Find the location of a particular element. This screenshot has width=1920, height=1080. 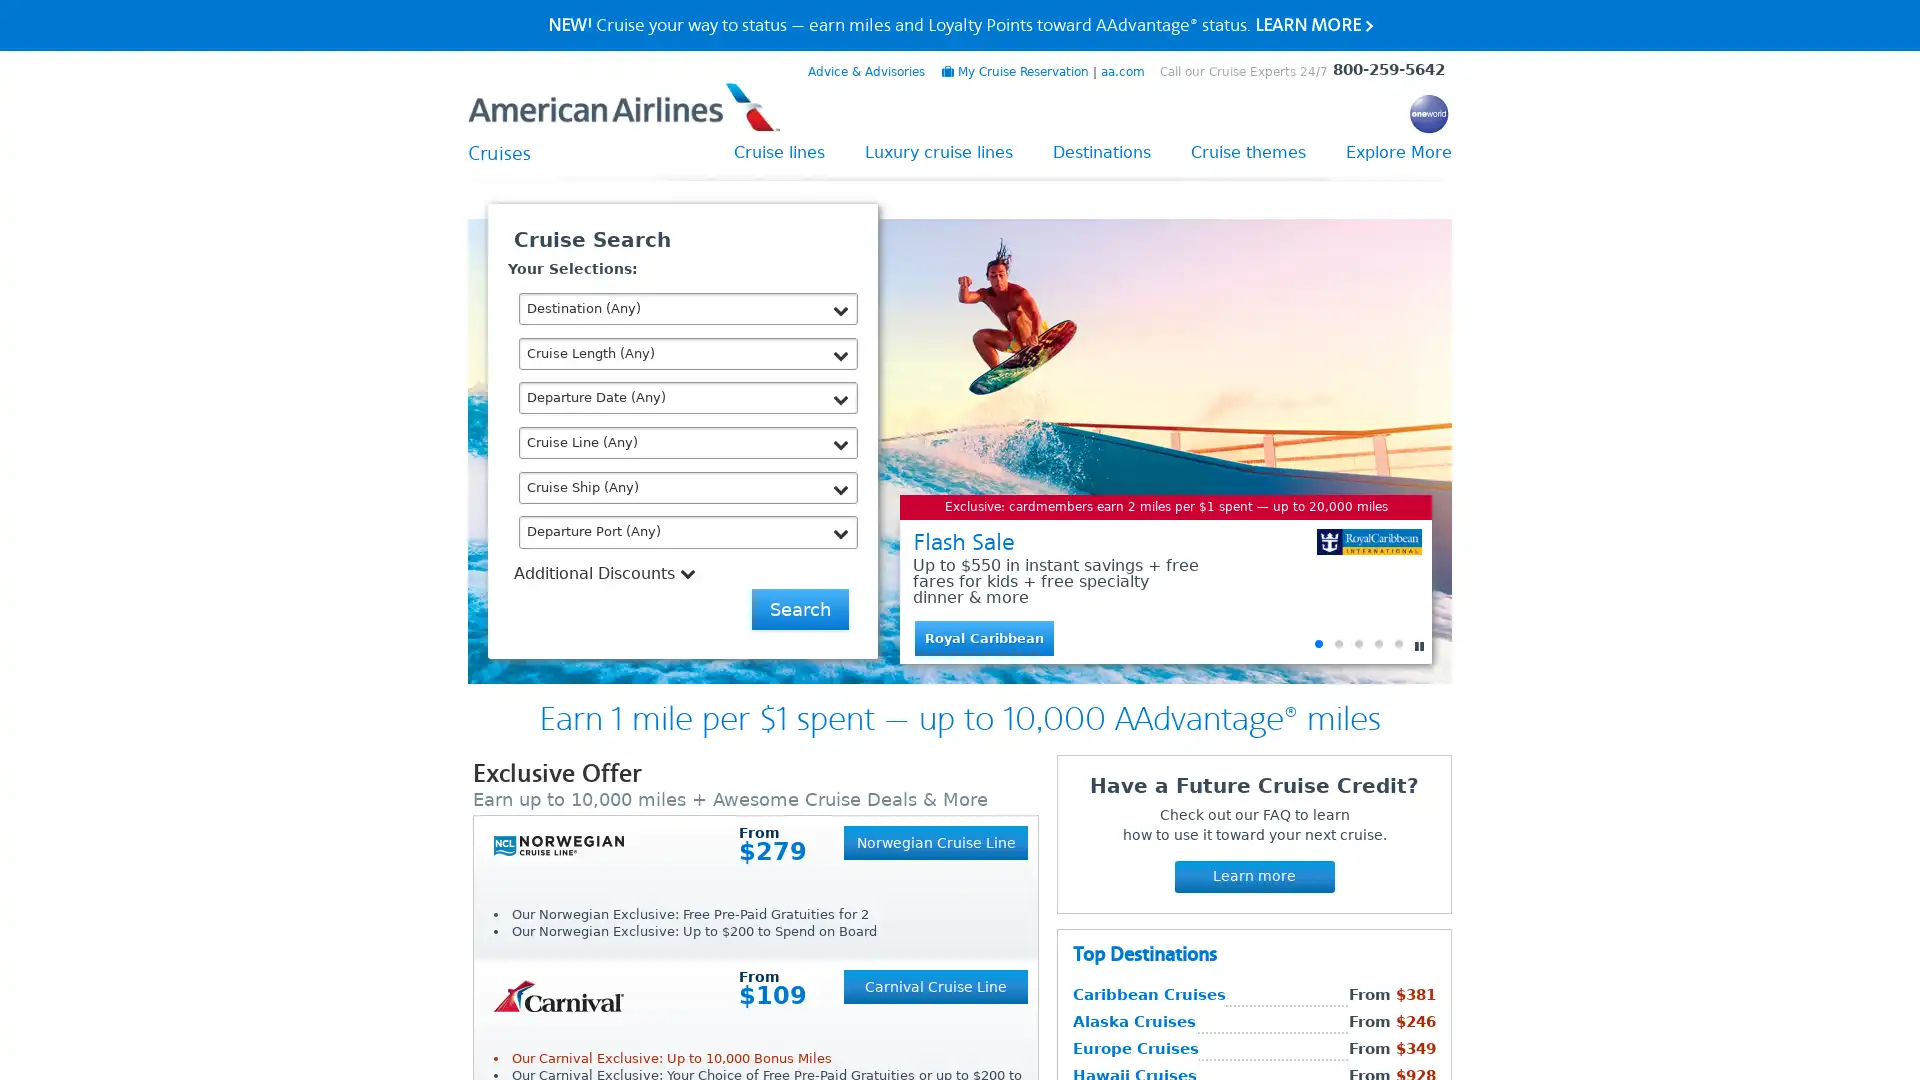

Cruise lines is located at coordinates (778, 150).